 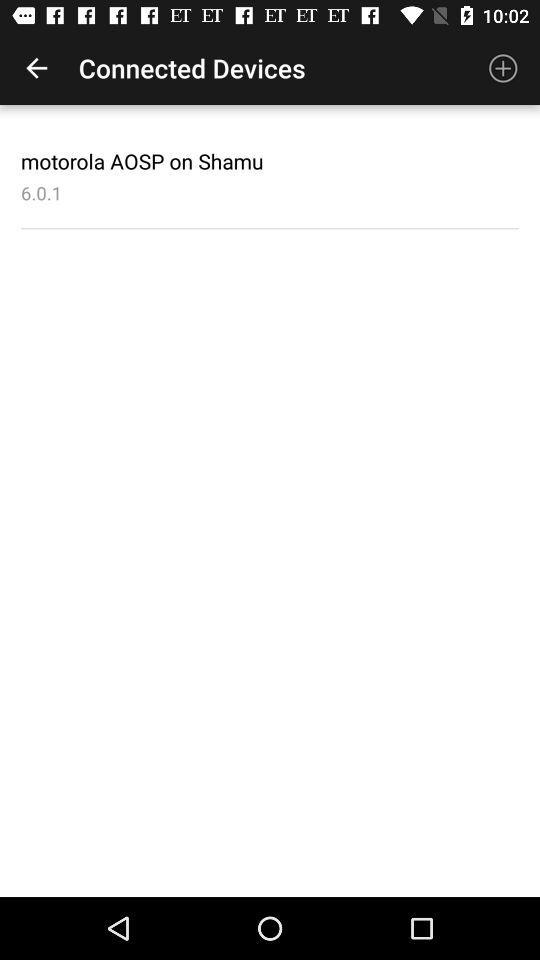 I want to click on icon next to connected devices item, so click(x=36, y=68).